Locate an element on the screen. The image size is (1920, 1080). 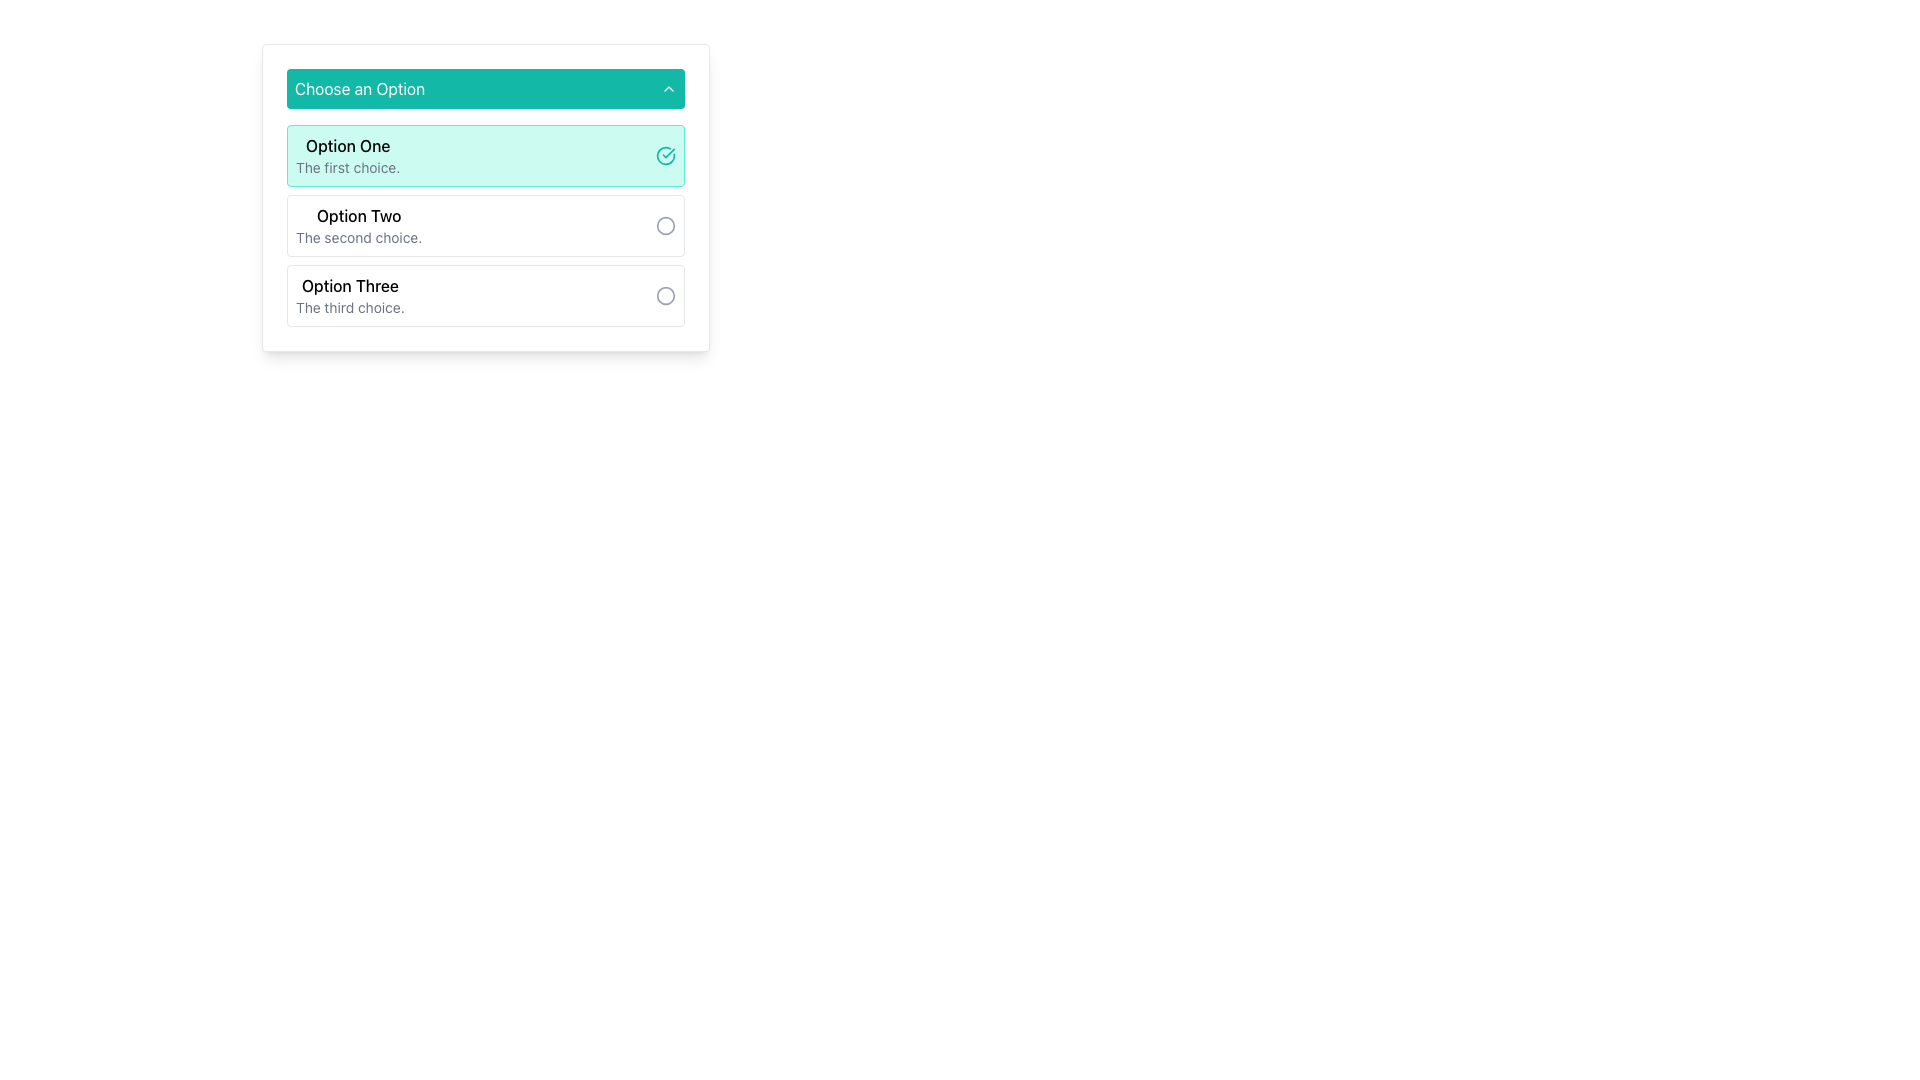
the descriptive text element that provides additional information about 'Option Three', located beneath the 'Option Three' label in the dropdown is located at coordinates (350, 308).